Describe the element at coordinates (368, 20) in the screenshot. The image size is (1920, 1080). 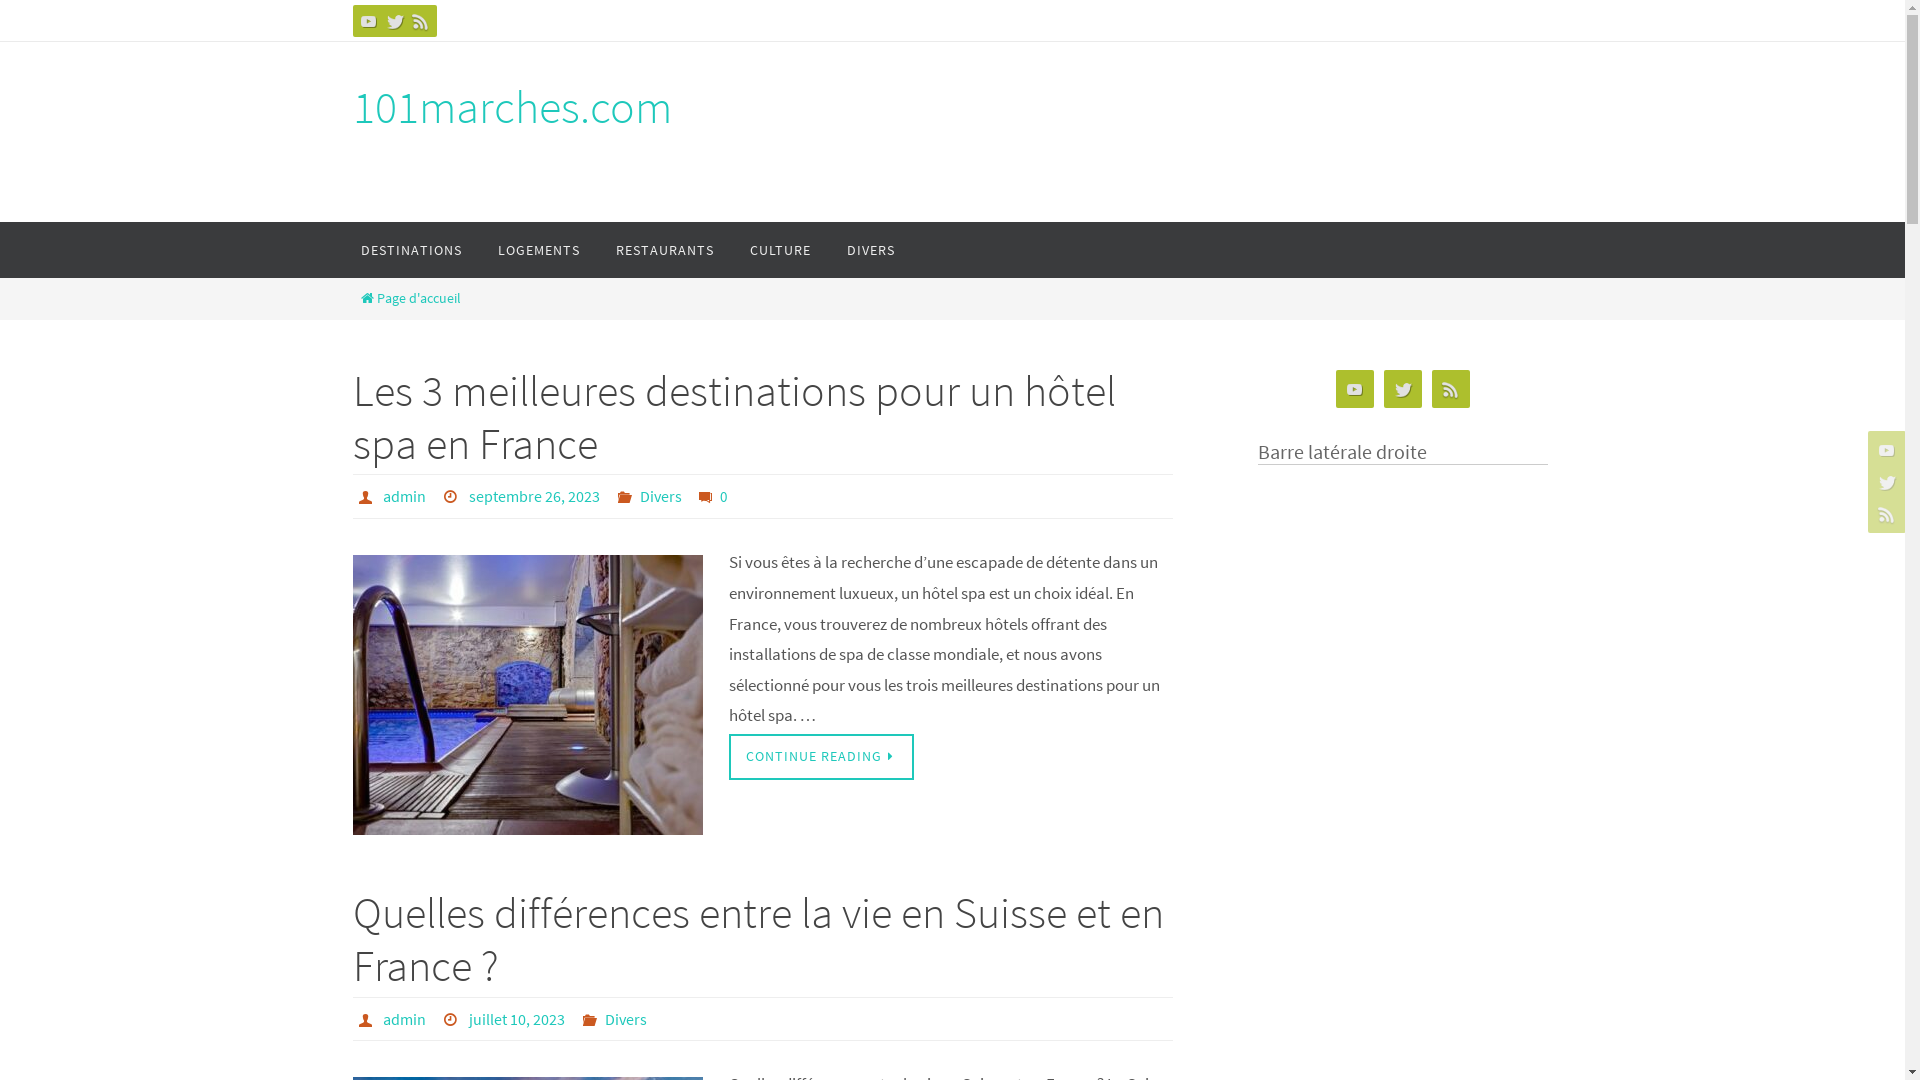
I see `'YouTube'` at that location.